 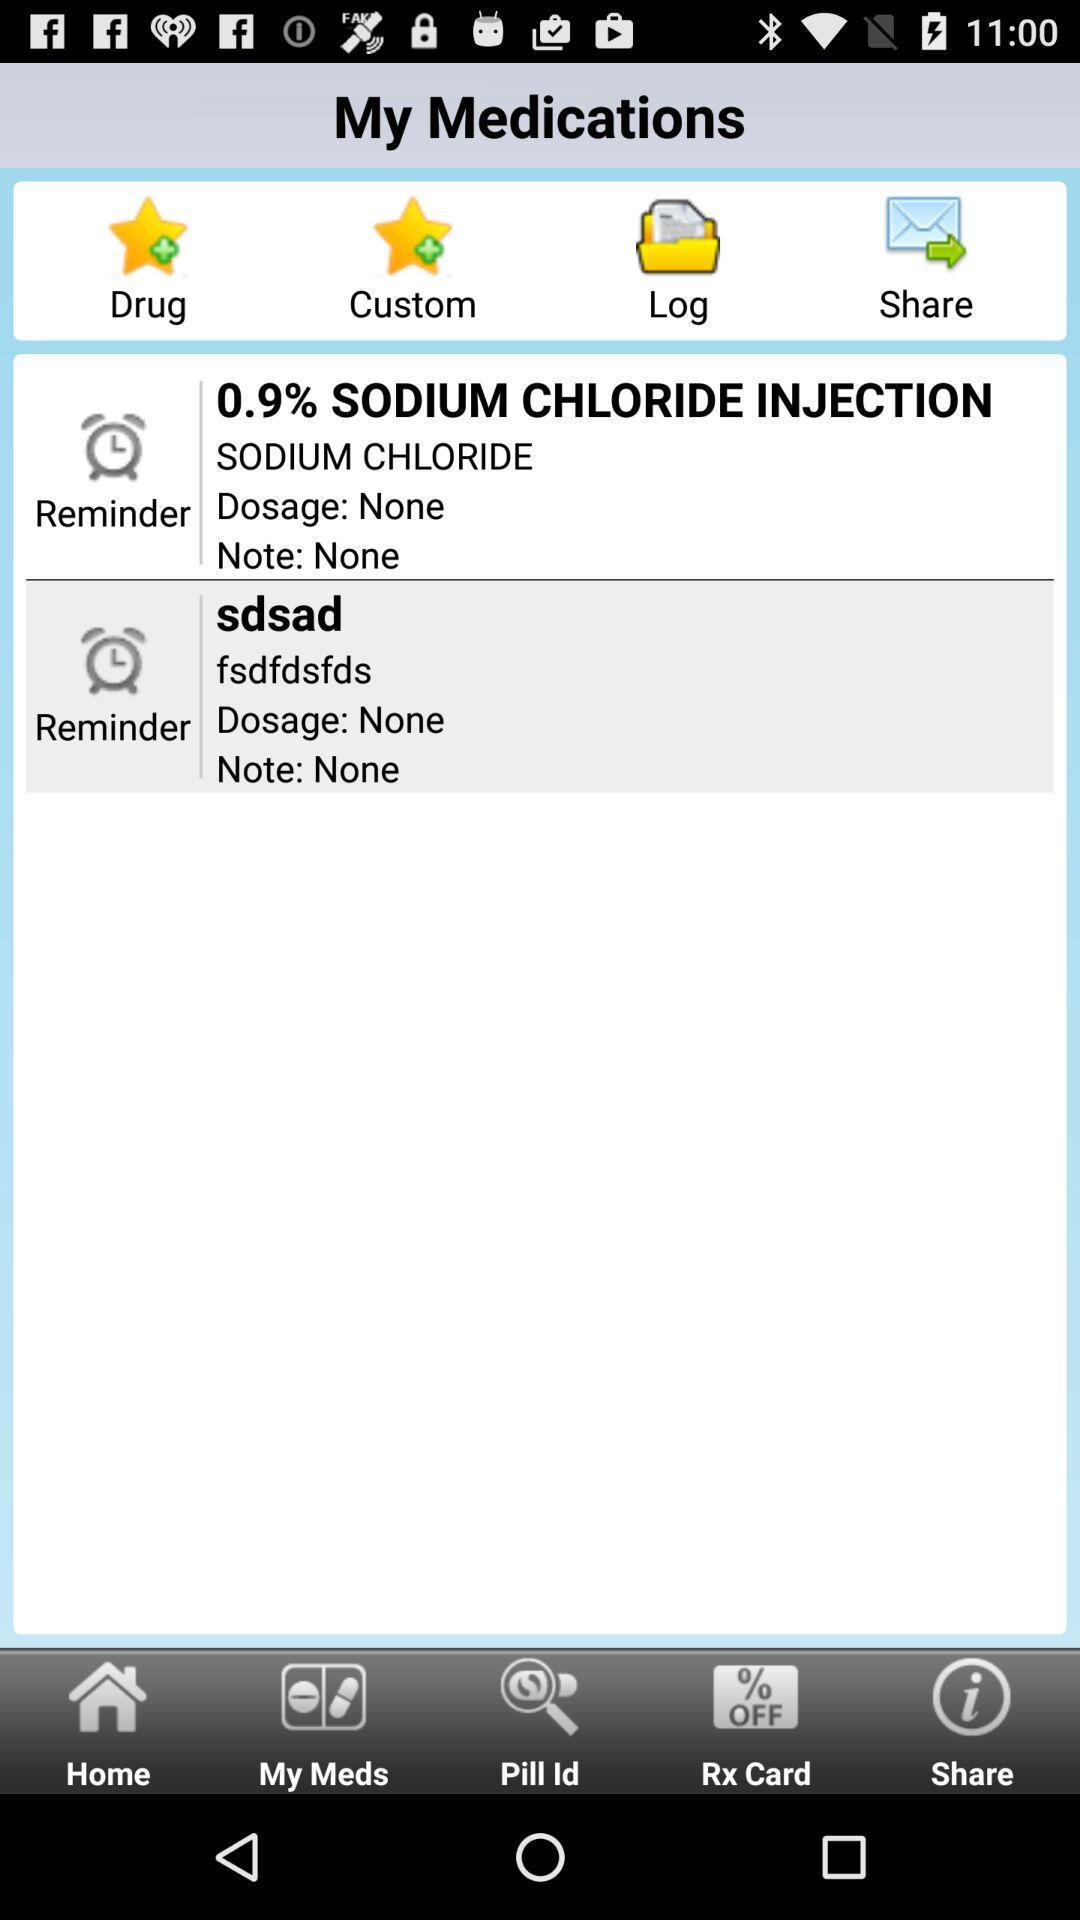 I want to click on item to the left of rx card radio button, so click(x=540, y=1719).